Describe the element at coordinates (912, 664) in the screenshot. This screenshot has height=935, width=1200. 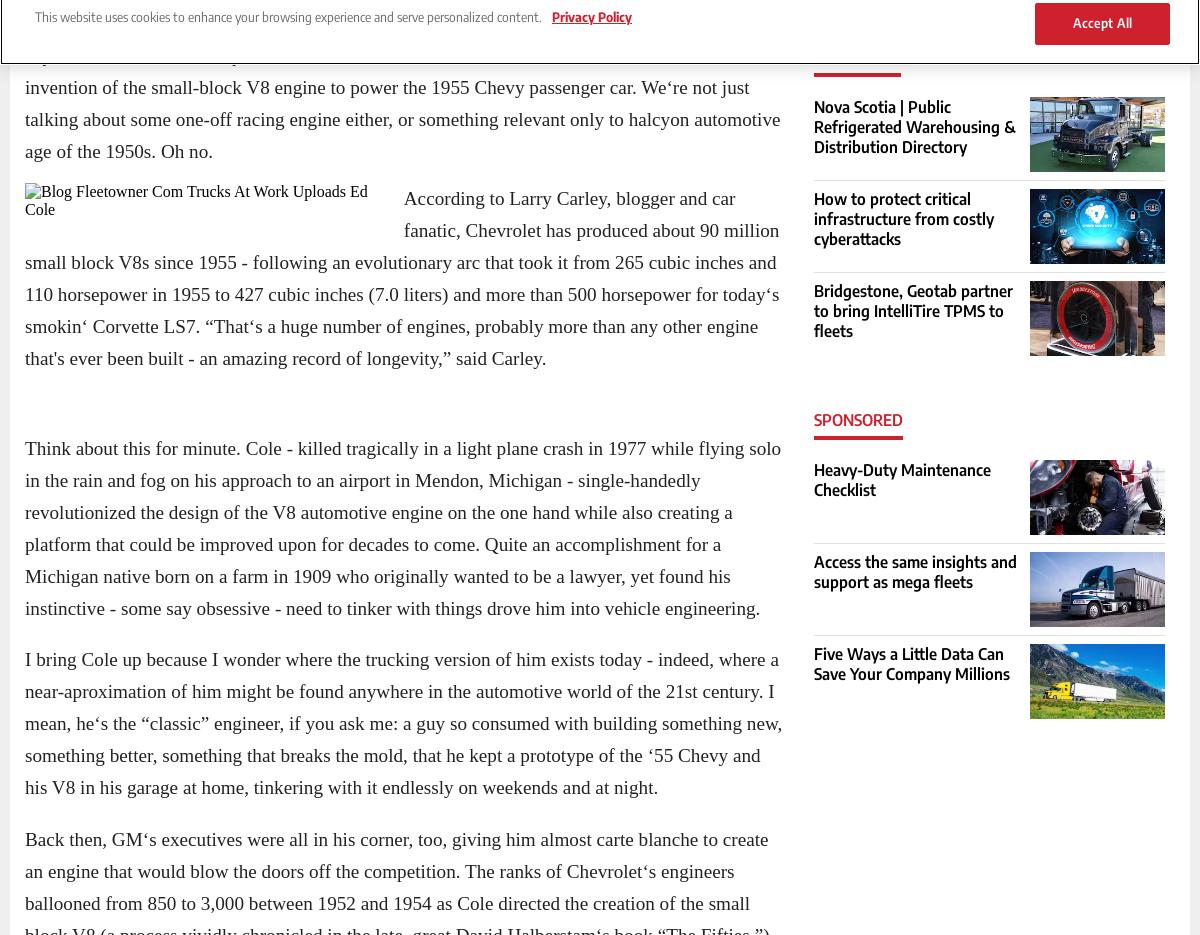
I see `'Five Ways a Little Data Can Save Your Company Millions'` at that location.